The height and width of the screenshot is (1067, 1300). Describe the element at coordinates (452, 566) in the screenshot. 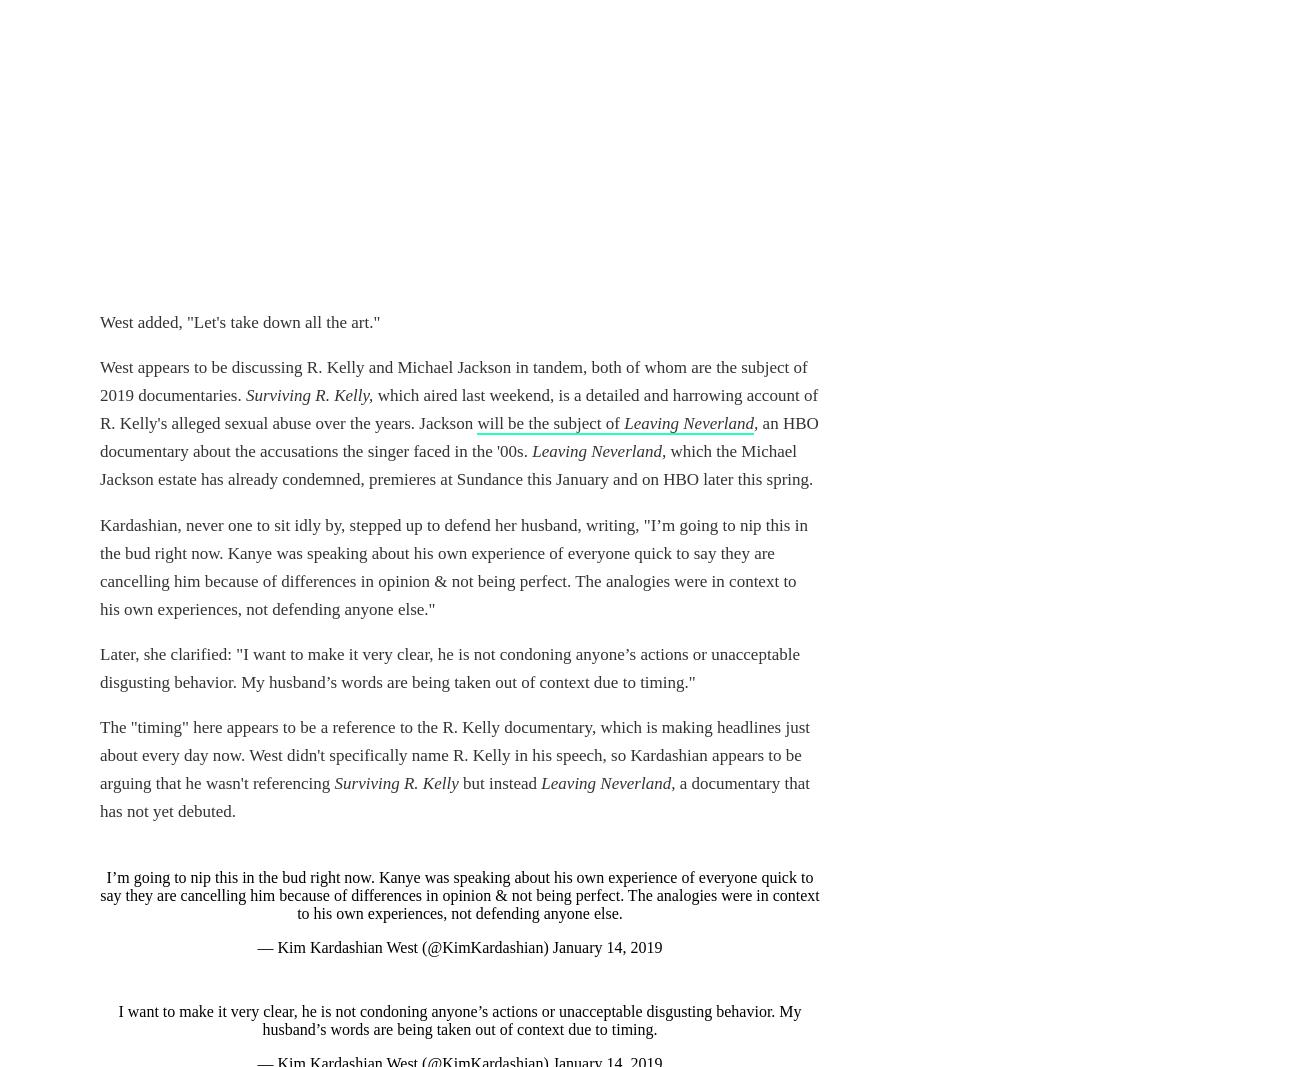

I see `'Kardashian, never one to sit idly by, stepped up to defend her husband, writing, "I’m going to nip this in the bud right now. Kanye was speaking about his own experience of everyone quick to say they are cancelling him because of differences in opinion & not being perfect. The analogies were in context to his own experiences, not defending anyone else."'` at that location.